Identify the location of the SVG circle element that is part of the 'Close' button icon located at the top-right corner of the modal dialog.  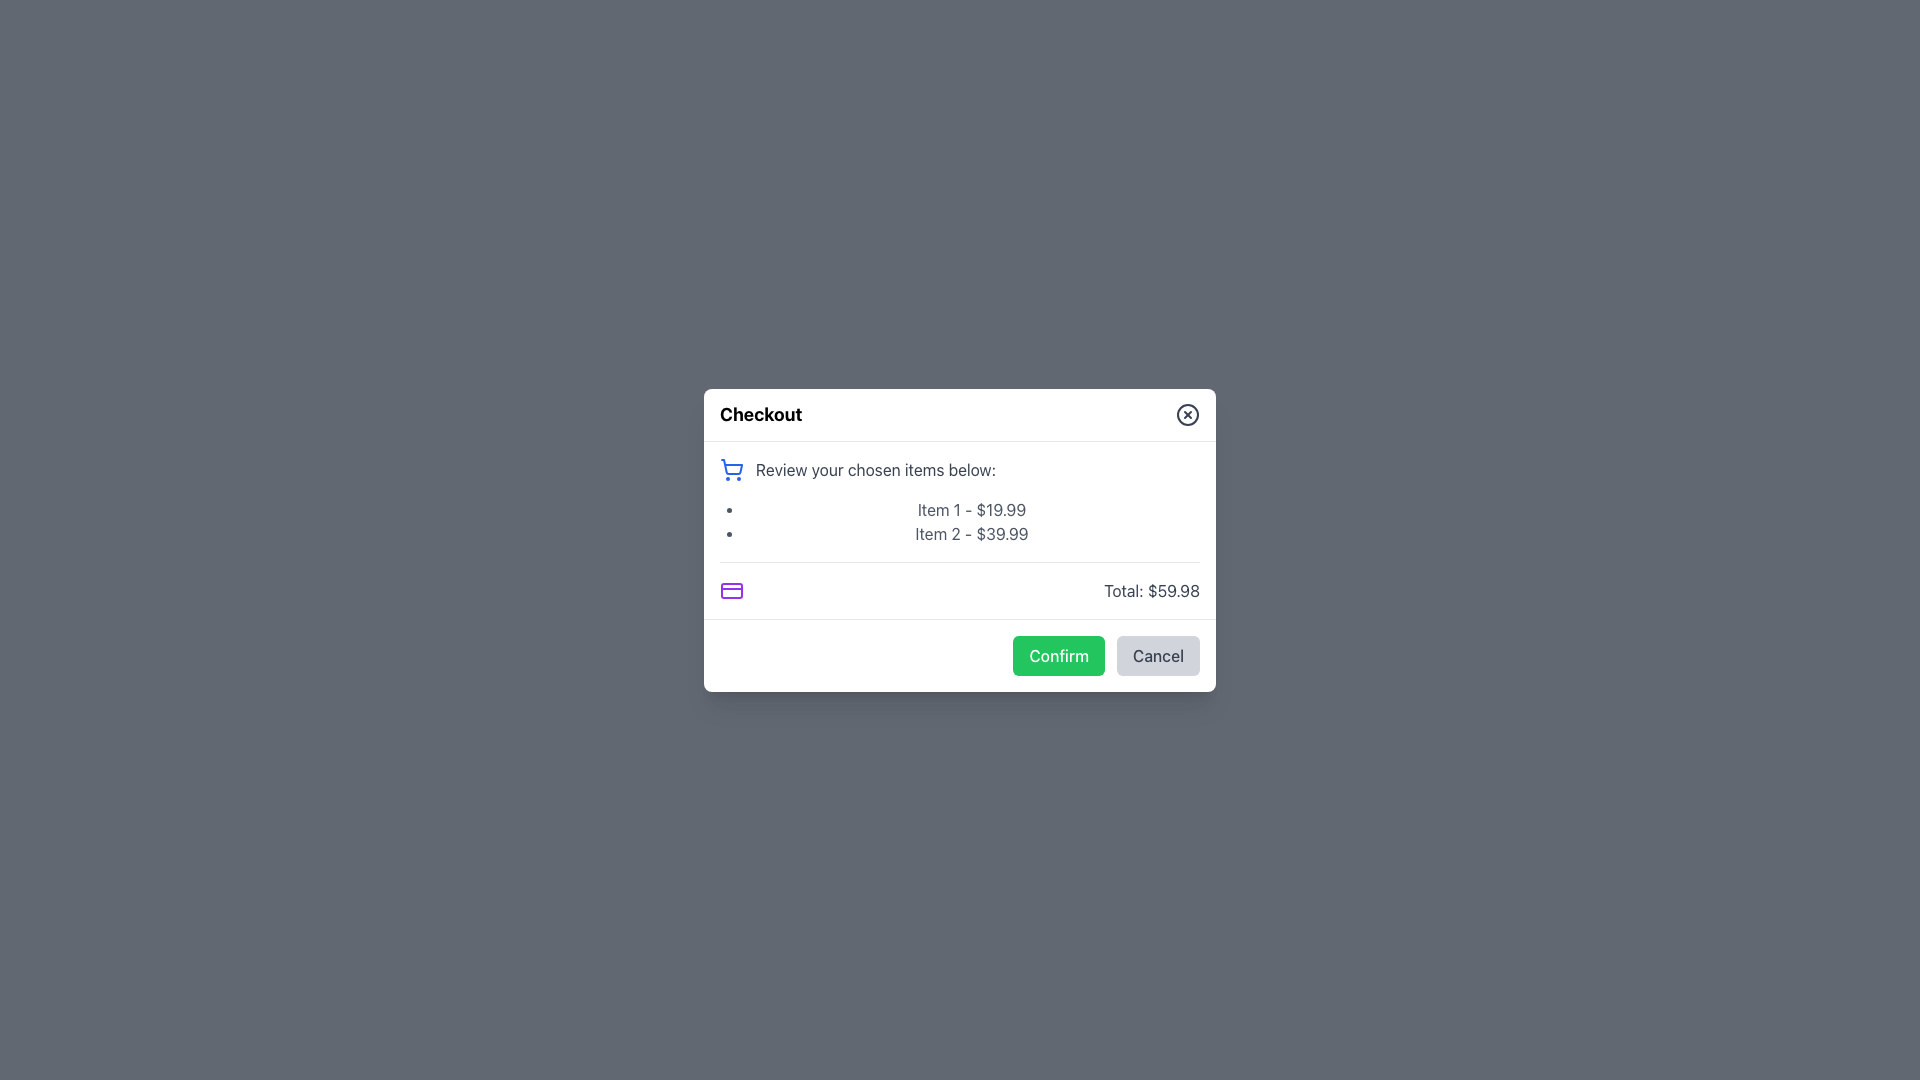
(1188, 413).